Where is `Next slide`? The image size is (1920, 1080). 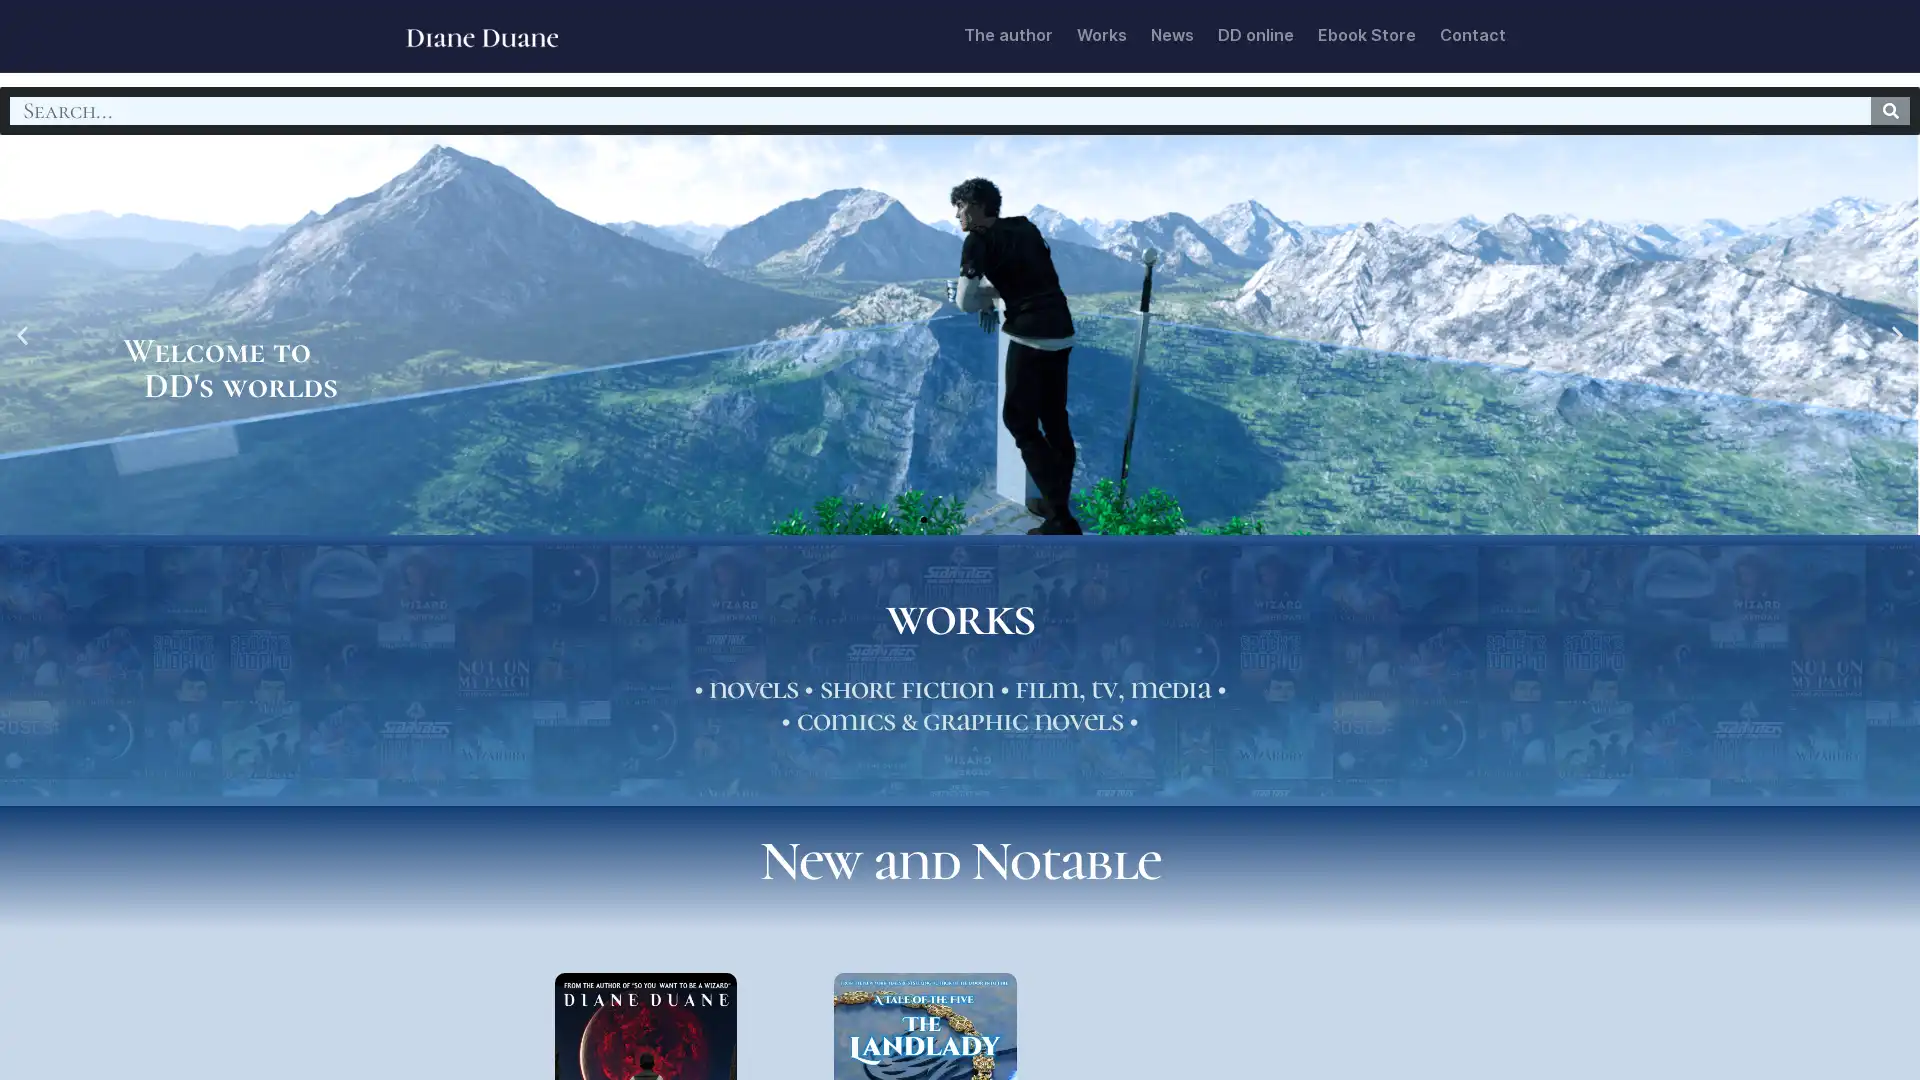
Next slide is located at coordinates (1896, 343).